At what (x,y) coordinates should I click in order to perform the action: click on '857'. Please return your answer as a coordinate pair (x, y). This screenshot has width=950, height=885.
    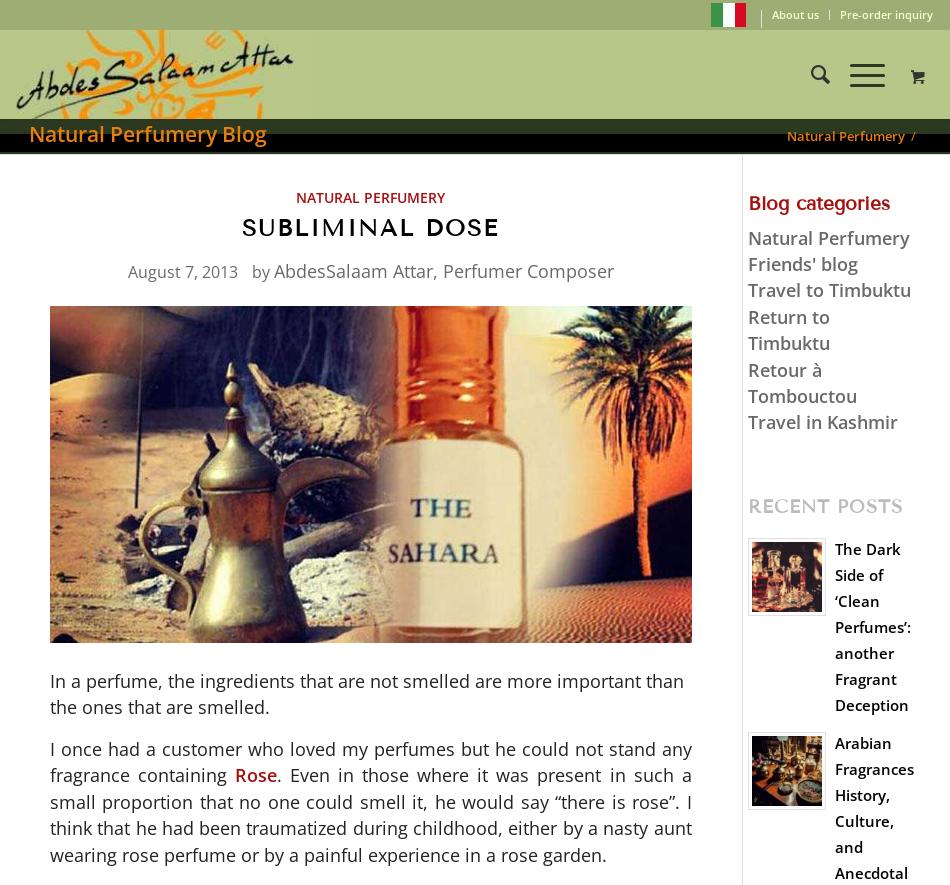
    Looking at the image, I should click on (694, 197).